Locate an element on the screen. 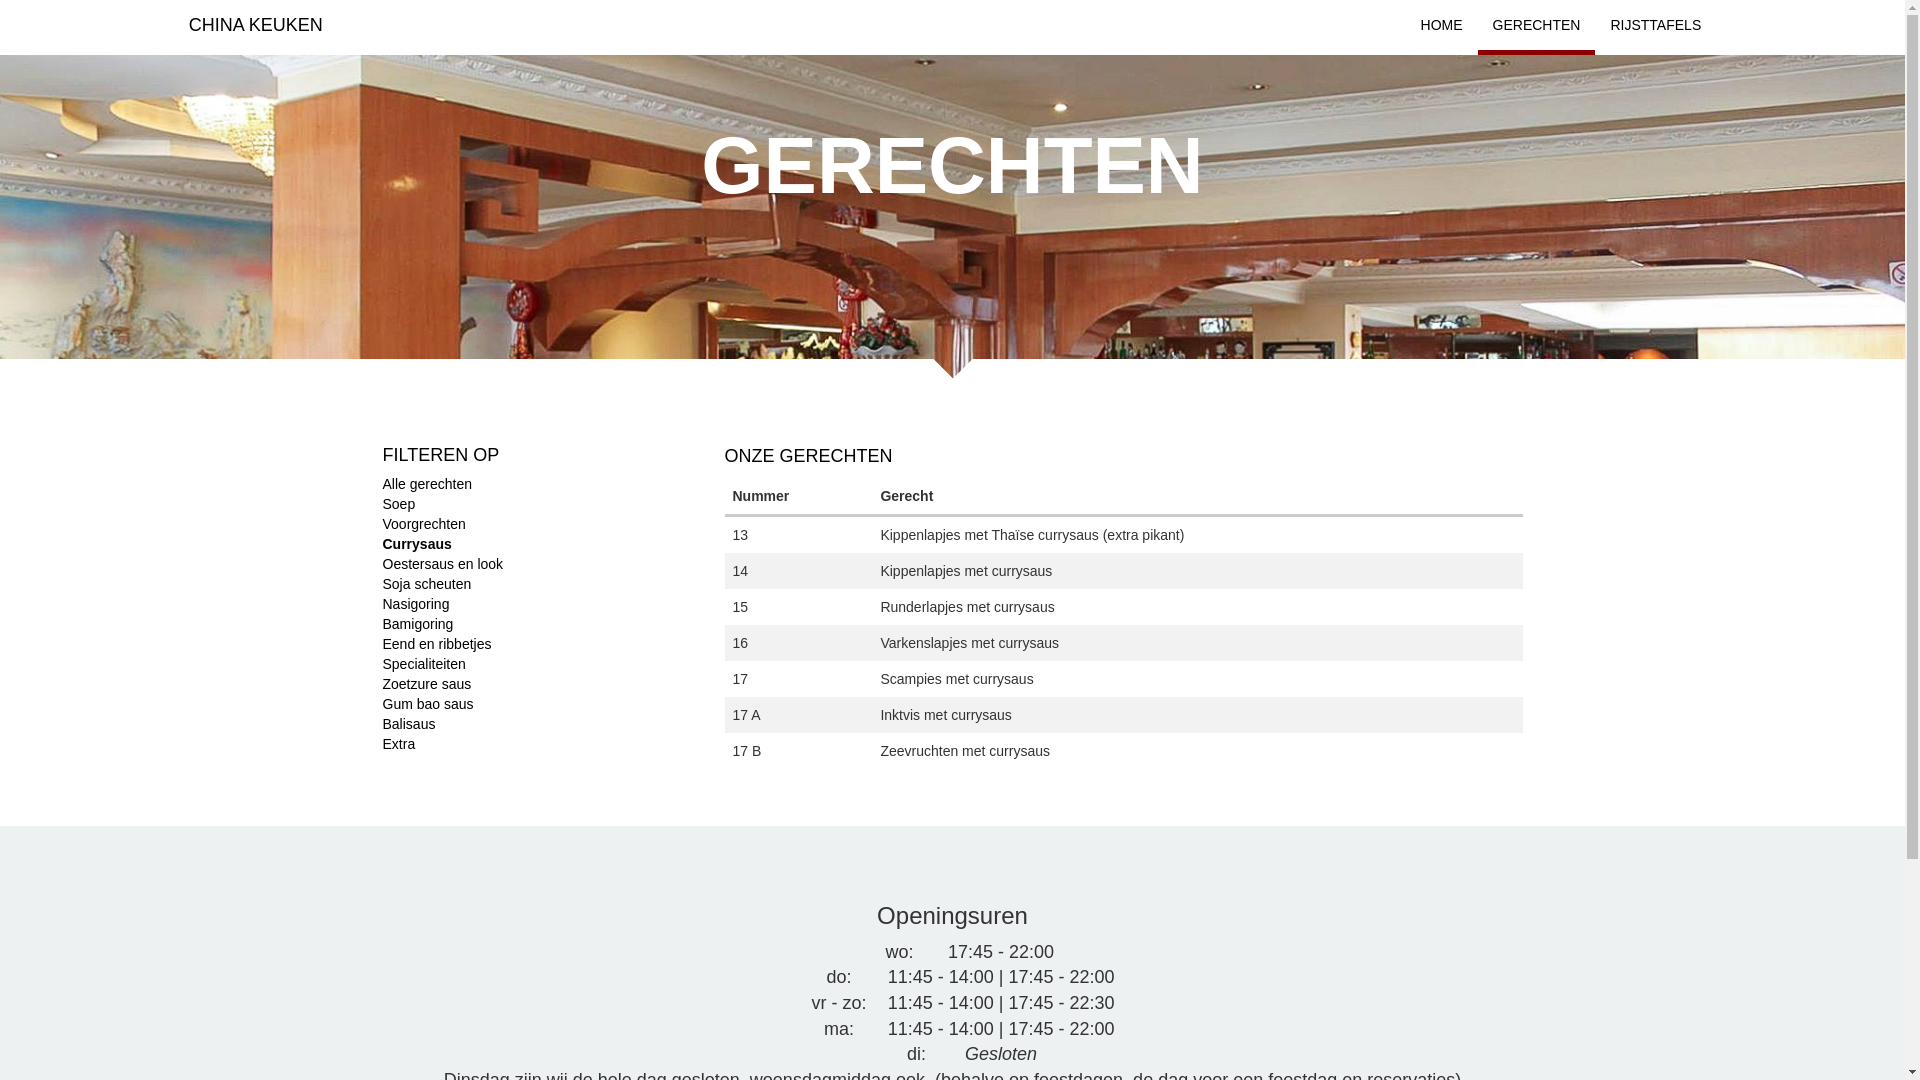 The height and width of the screenshot is (1080, 1920). 'Balisaus' is located at coordinates (407, 724).